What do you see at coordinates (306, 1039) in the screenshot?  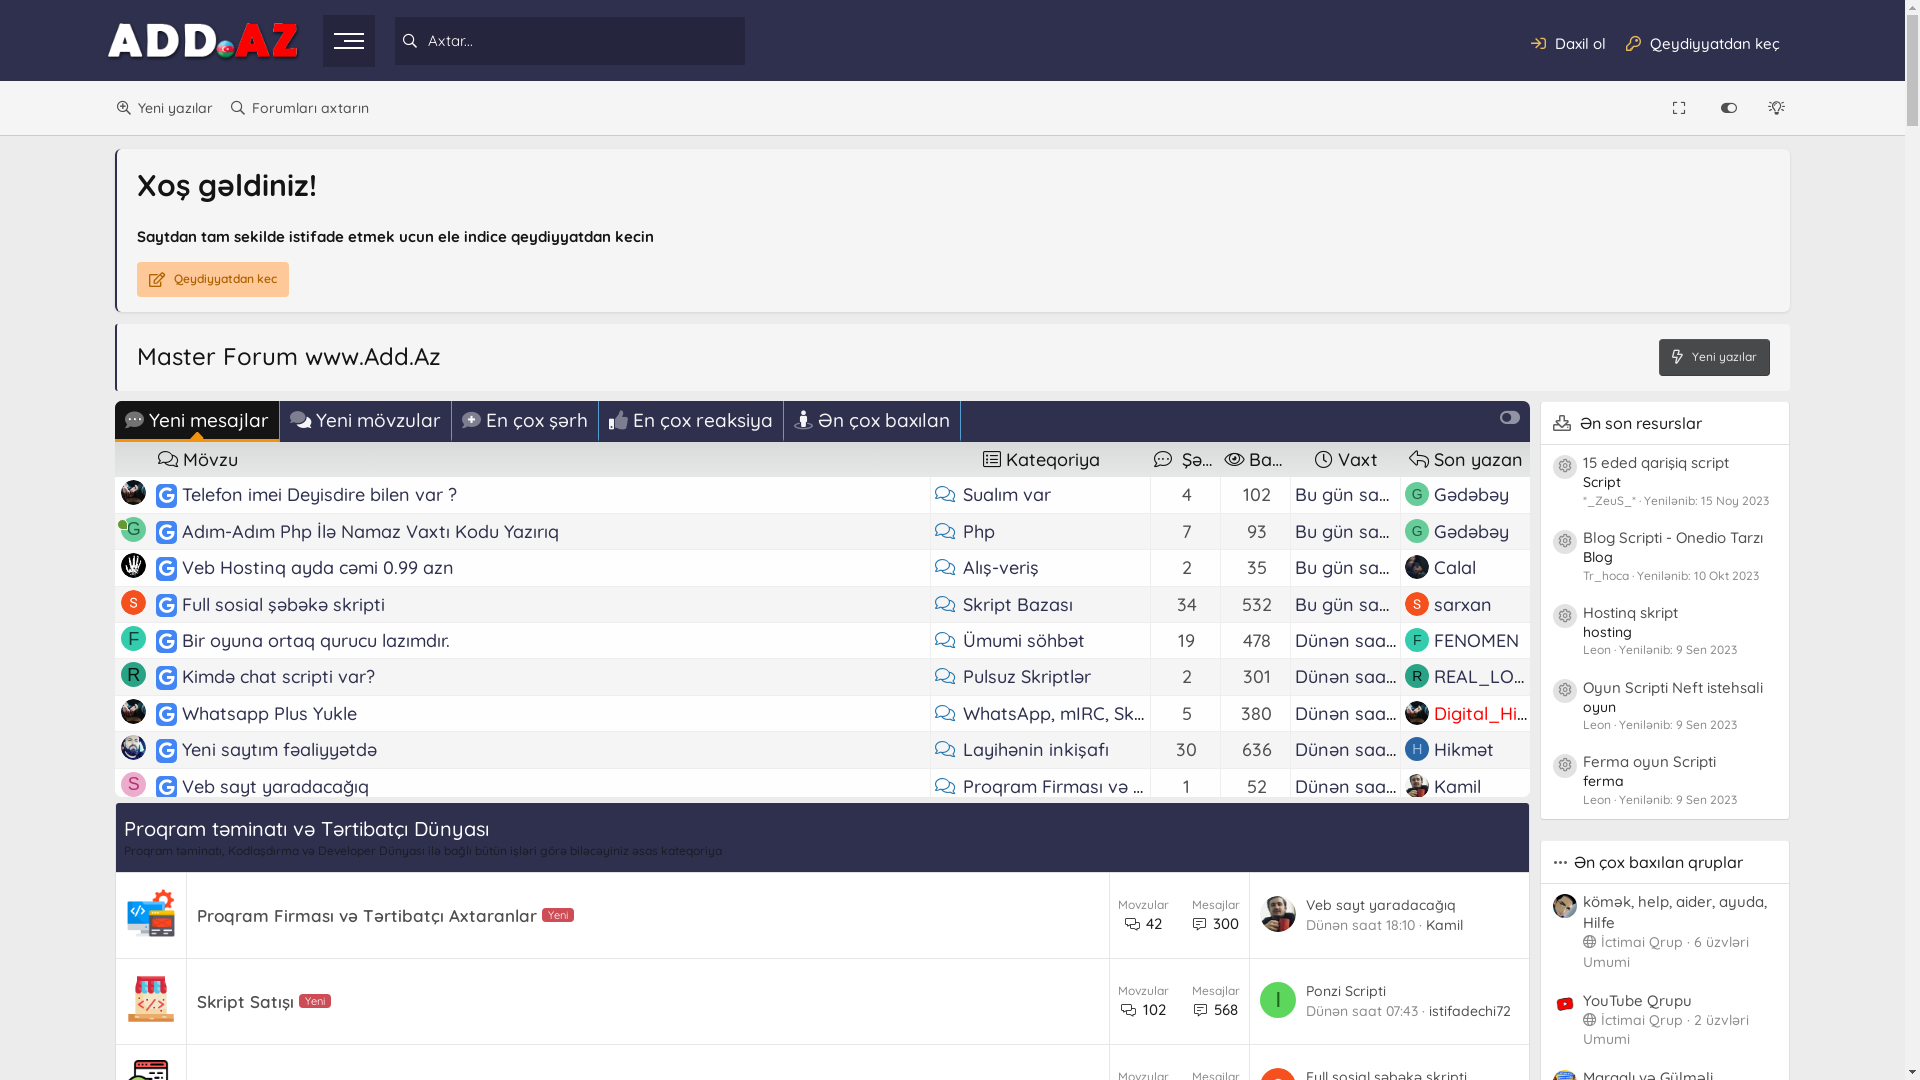 I see `'Metinlerin translate olunmasi.'` at bounding box center [306, 1039].